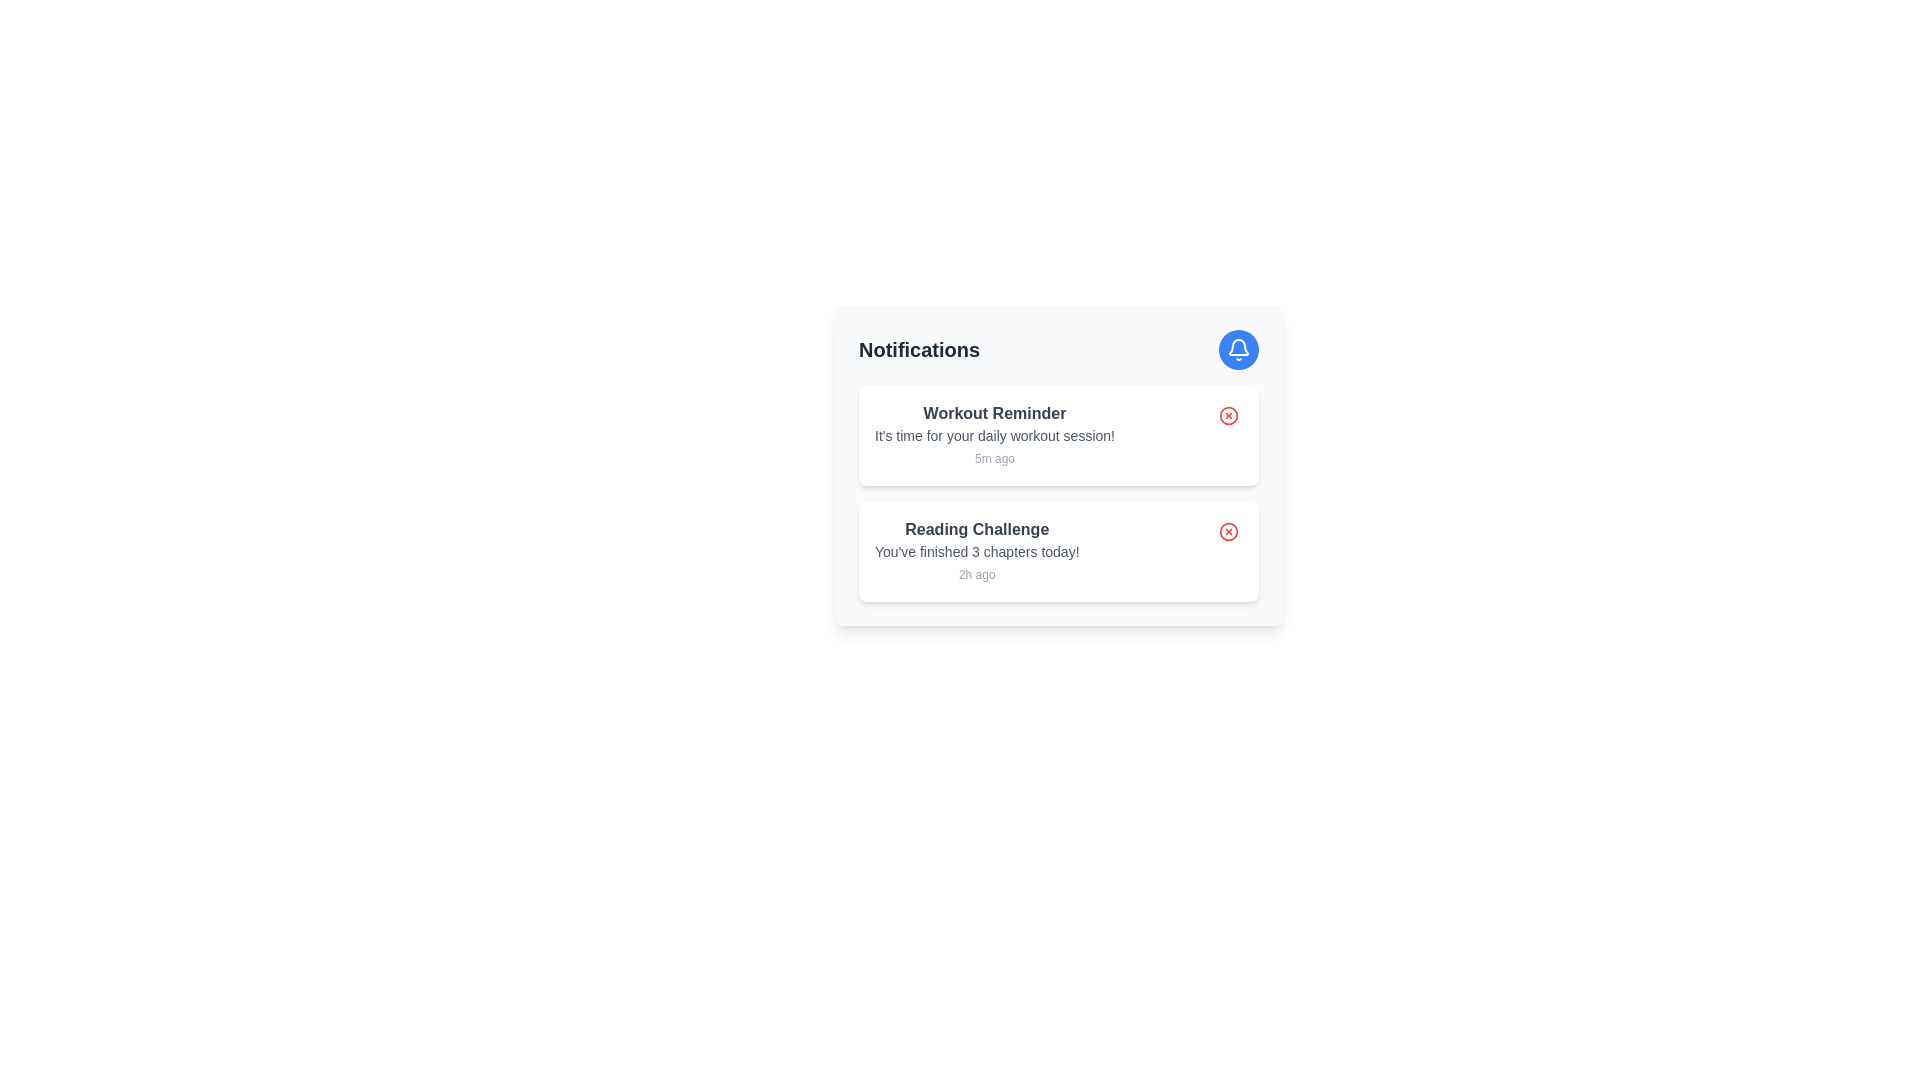 This screenshot has width=1920, height=1080. What do you see at coordinates (977, 574) in the screenshot?
I see `timestamp displayed in the gray text label indicating '2h ago', located in the bottom-right corner of the 'Reading Challenge' notification card` at bounding box center [977, 574].